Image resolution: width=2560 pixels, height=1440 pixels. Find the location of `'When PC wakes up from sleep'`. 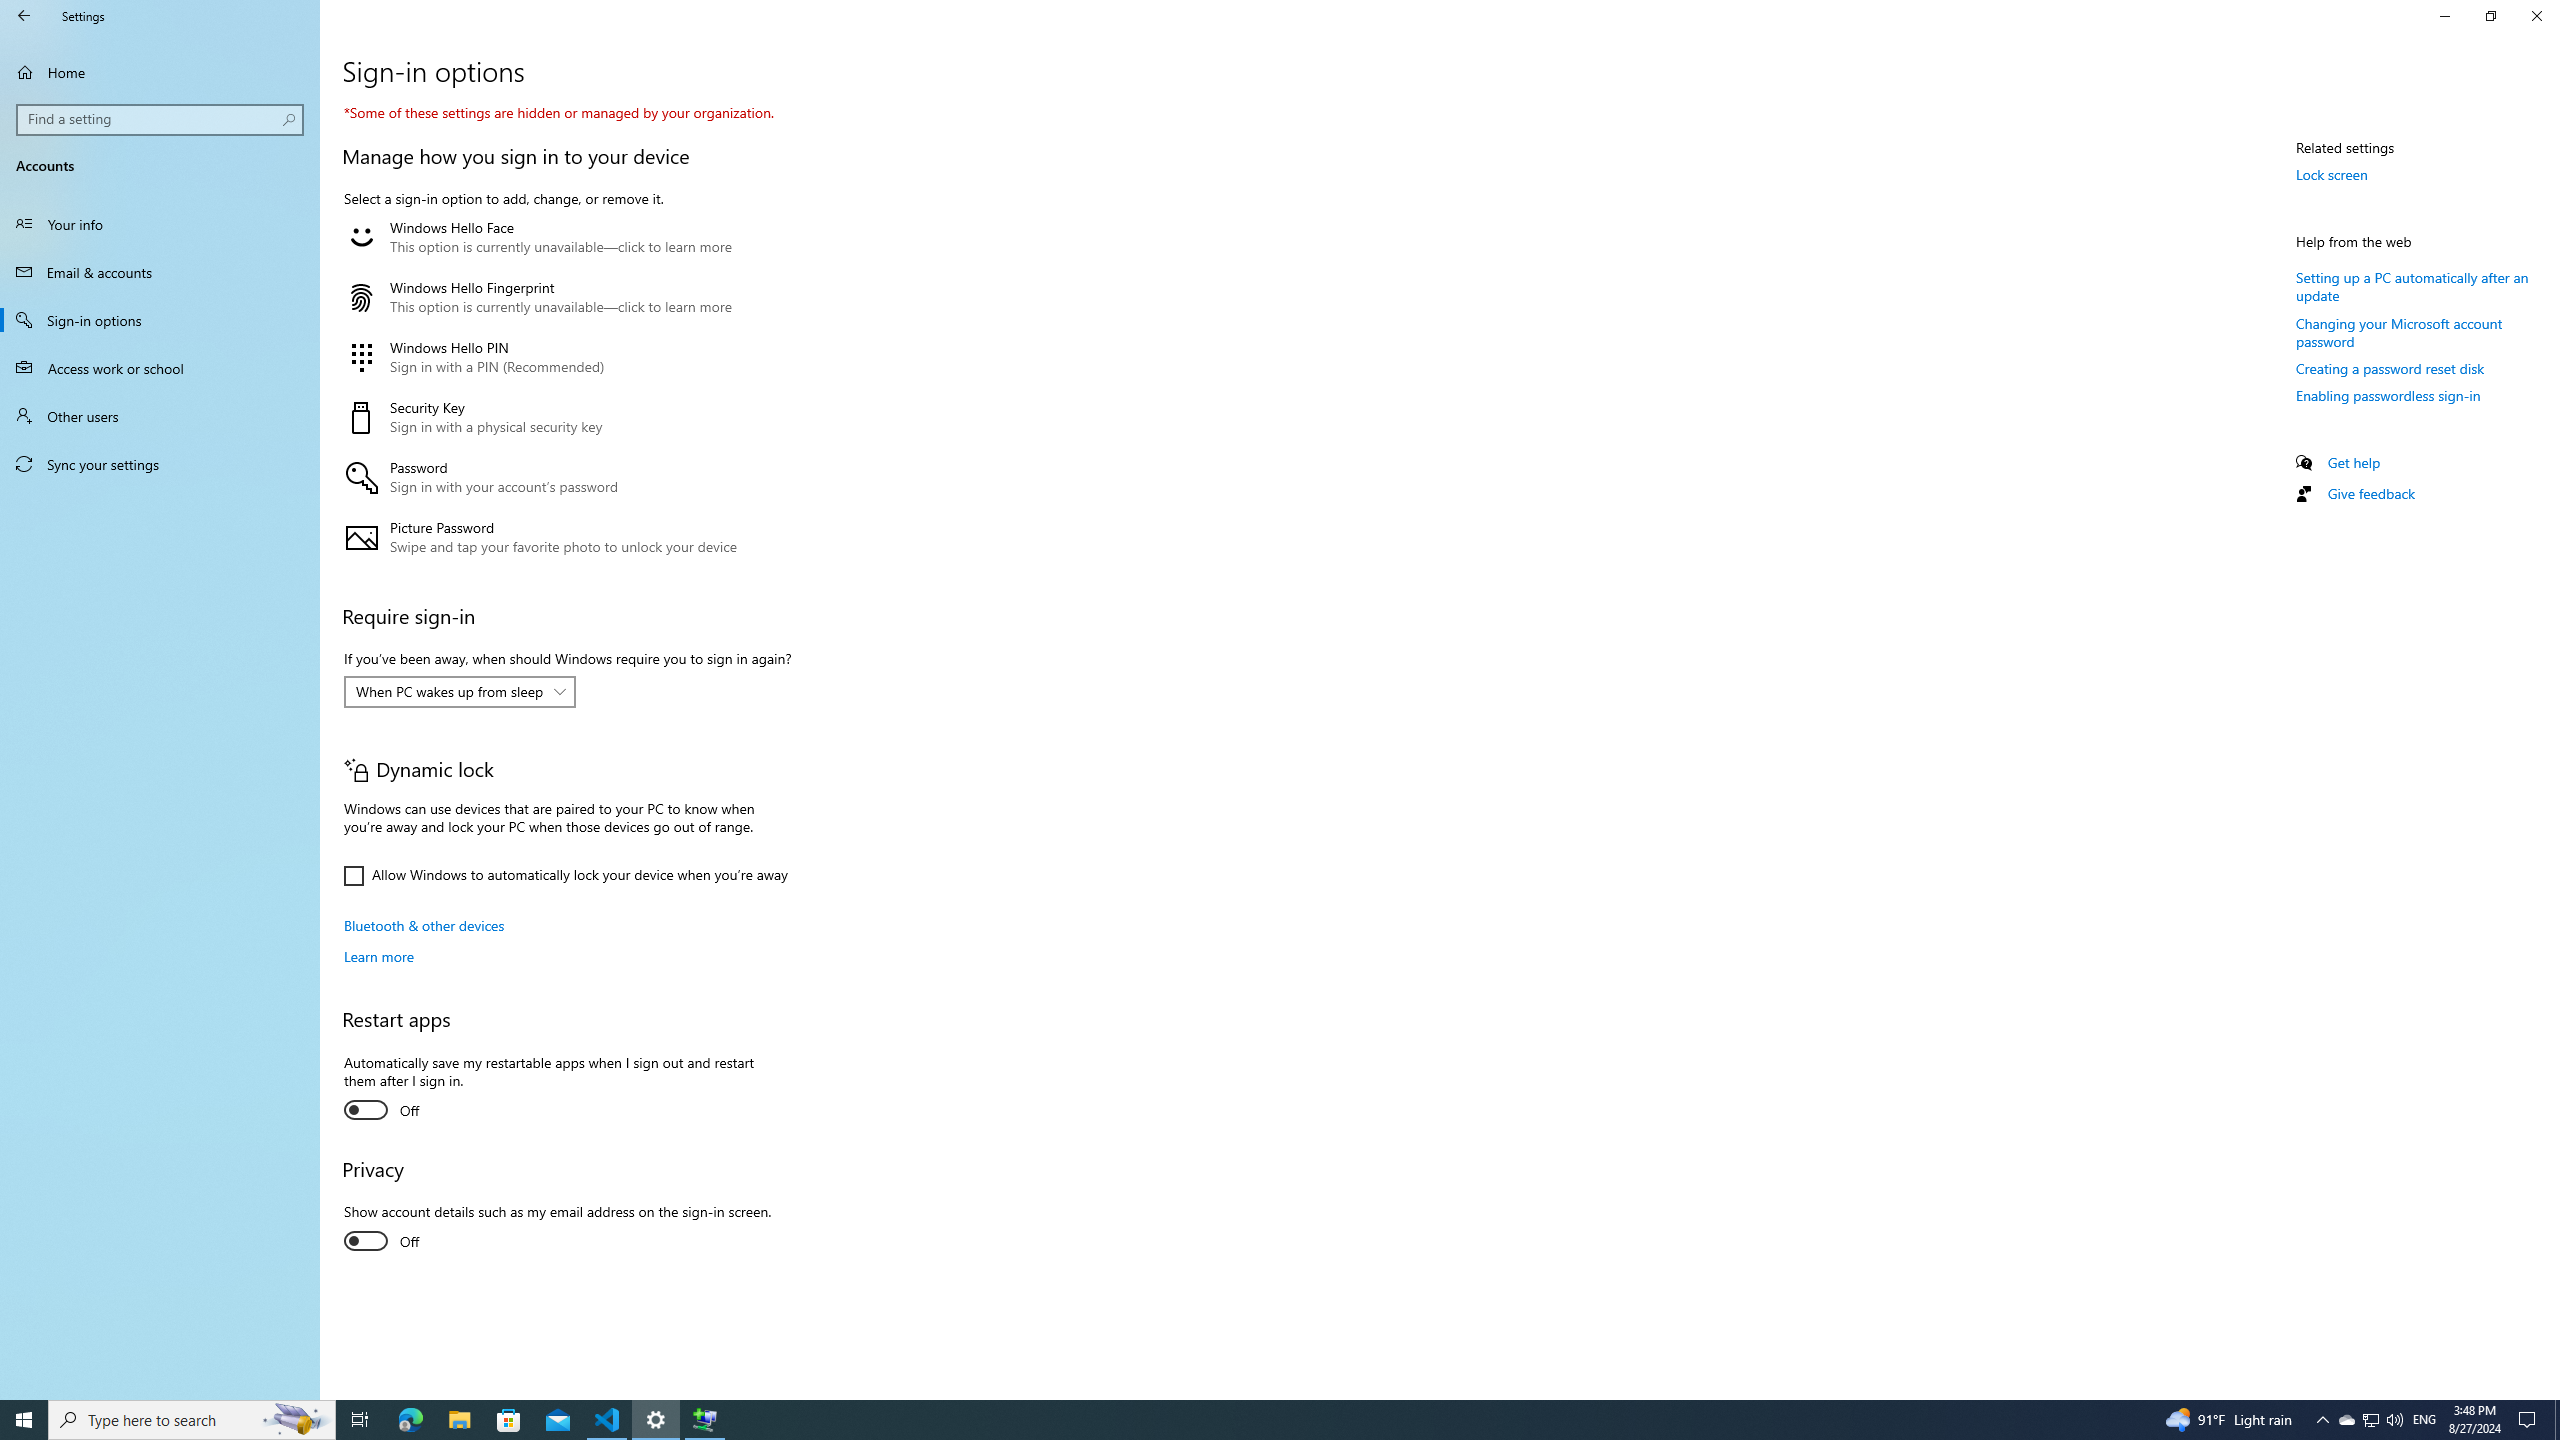

'When PC wakes up from sleep' is located at coordinates (448, 690).